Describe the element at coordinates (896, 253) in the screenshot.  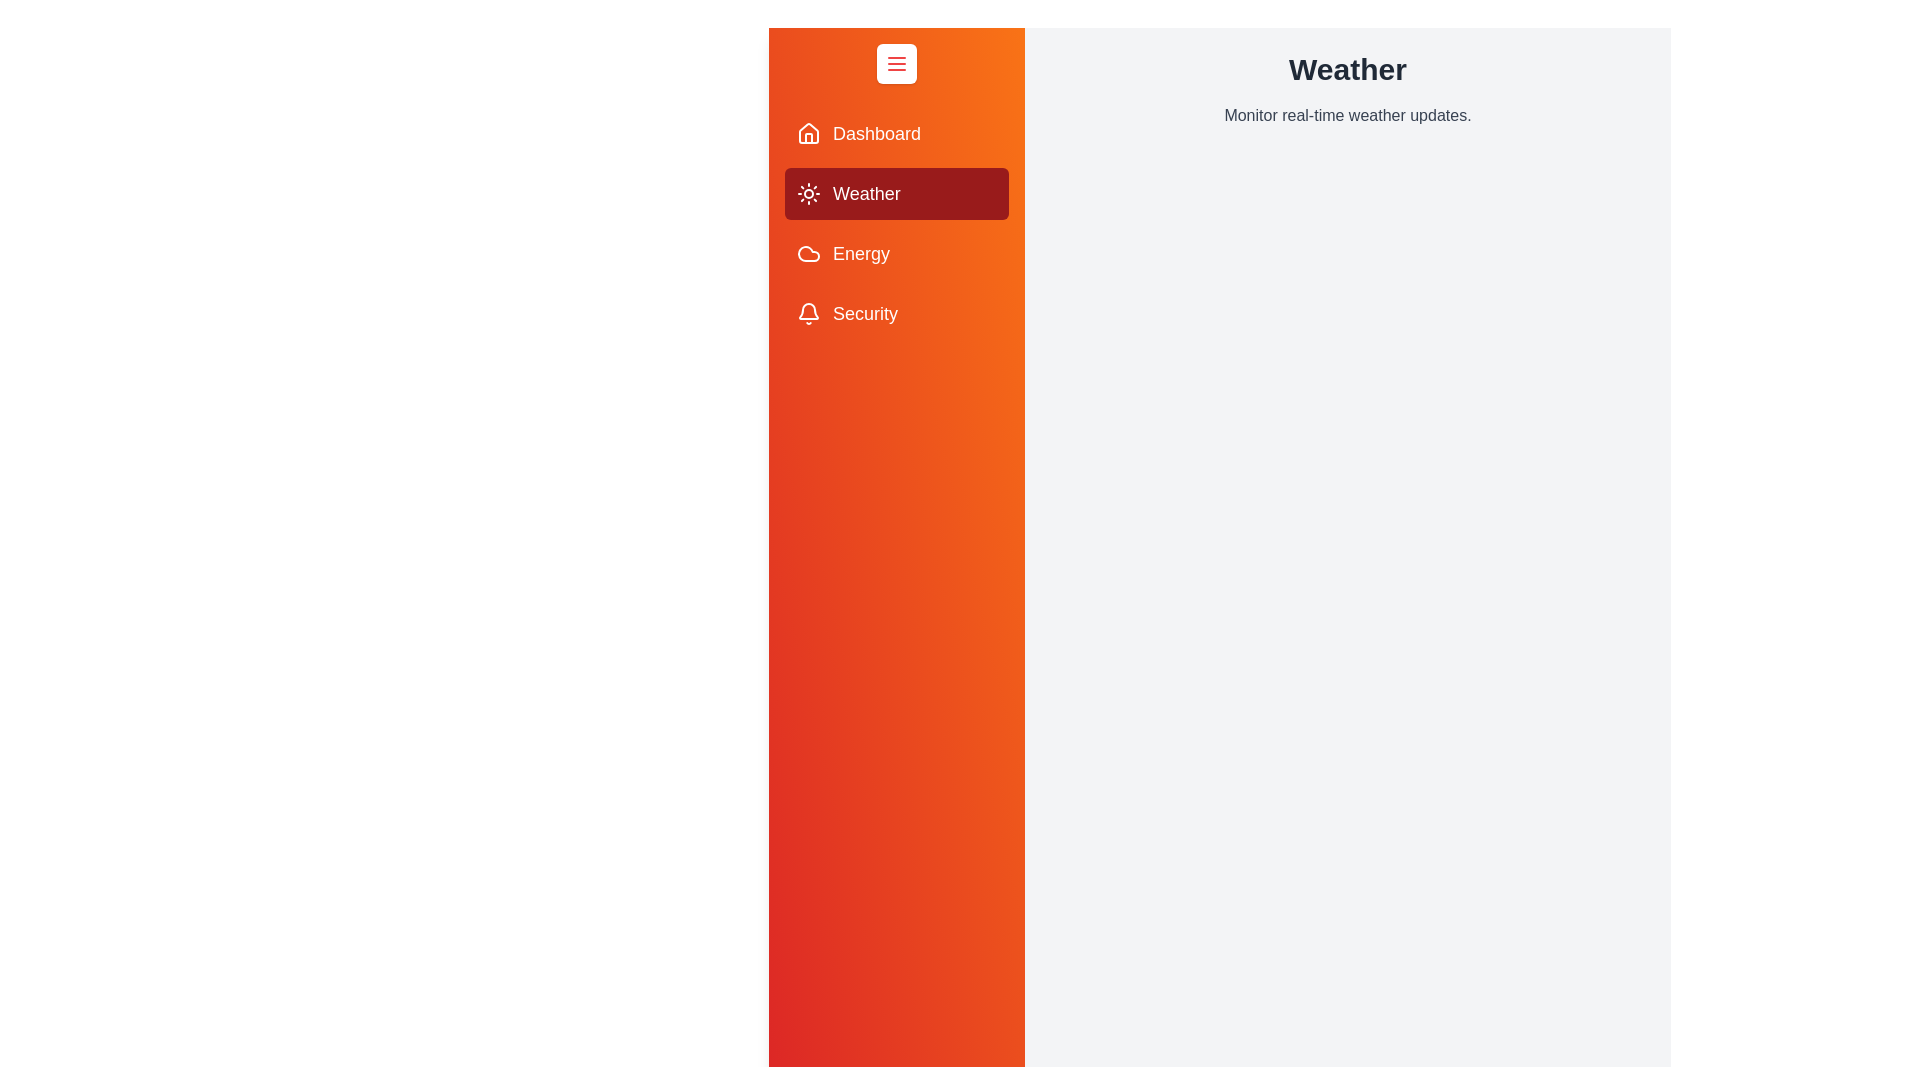
I see `the menu item labeled 'Energy' to observe its hover effect` at that location.